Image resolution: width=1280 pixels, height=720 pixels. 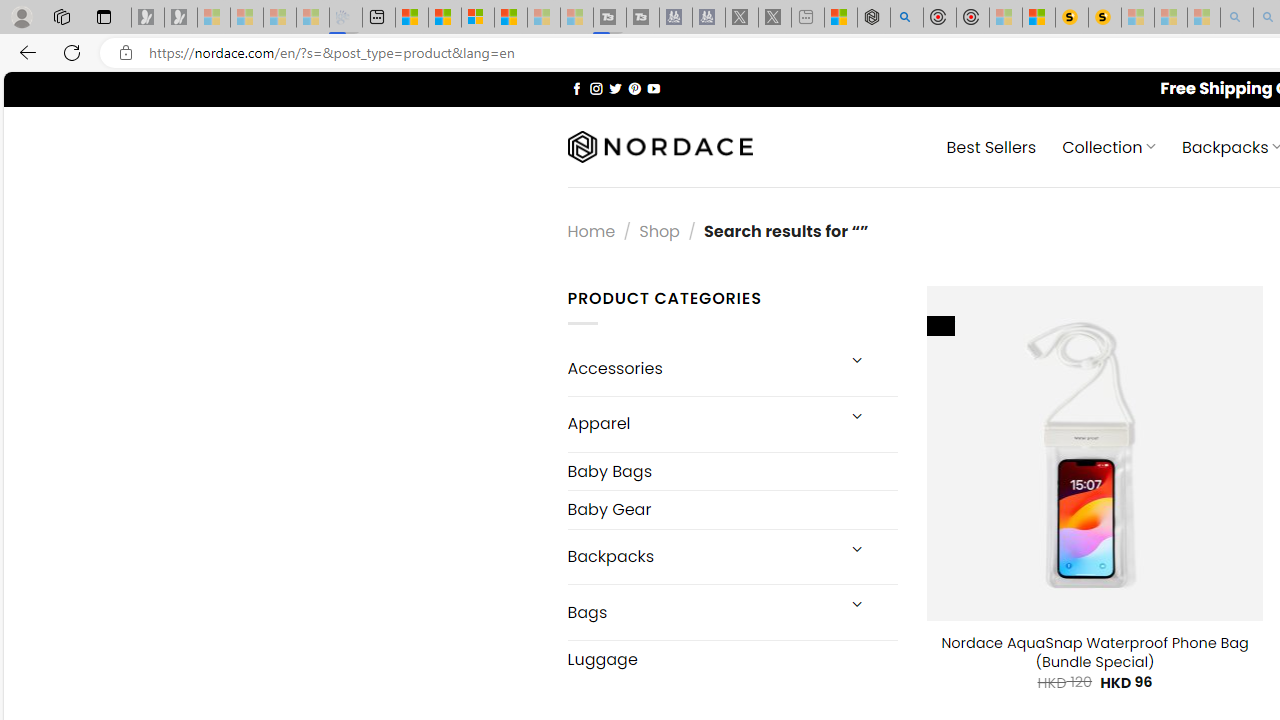 What do you see at coordinates (595, 87) in the screenshot?
I see `'Follow on Instagram'` at bounding box center [595, 87].